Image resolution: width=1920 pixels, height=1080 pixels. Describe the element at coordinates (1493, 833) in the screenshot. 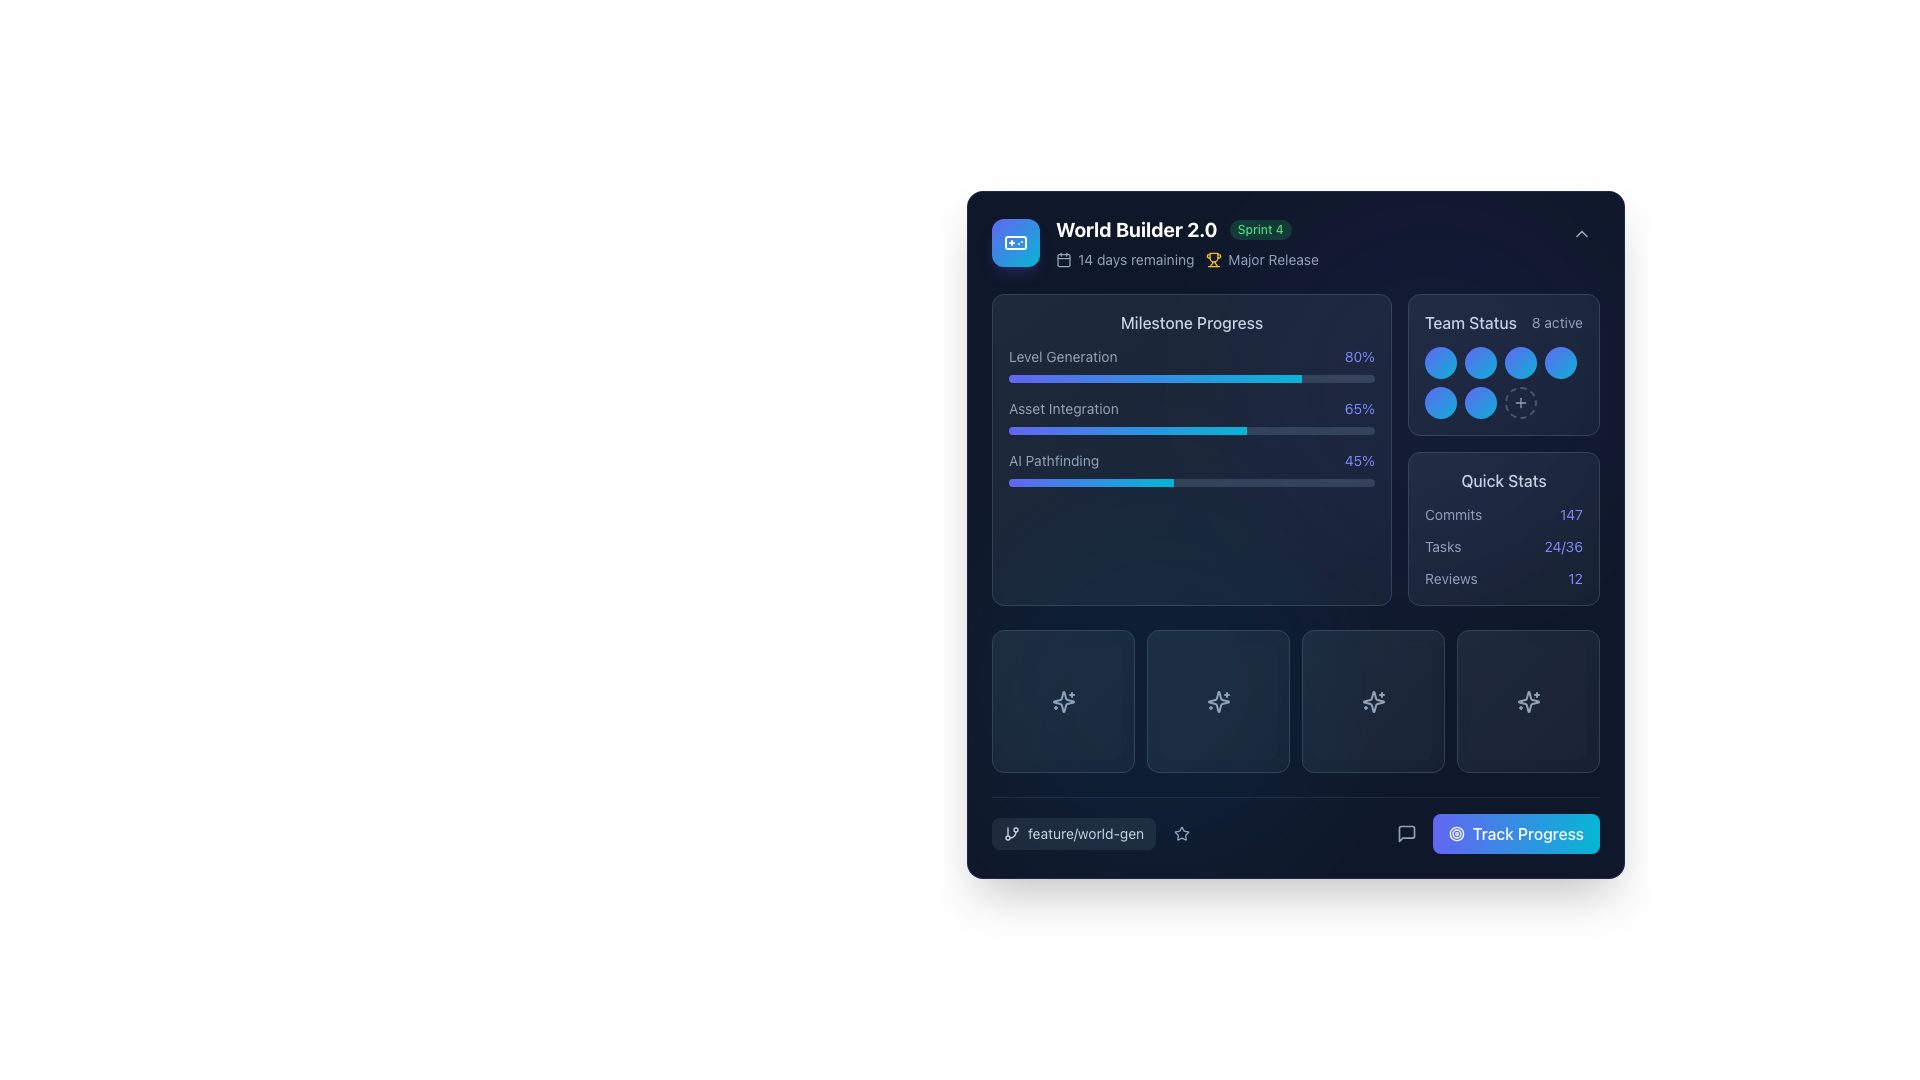

I see `the 'Track Progress' button, which is a rectangular button with a gradient background from indigo to cyan, featuring white text and a circular target-like icon on the left` at that location.